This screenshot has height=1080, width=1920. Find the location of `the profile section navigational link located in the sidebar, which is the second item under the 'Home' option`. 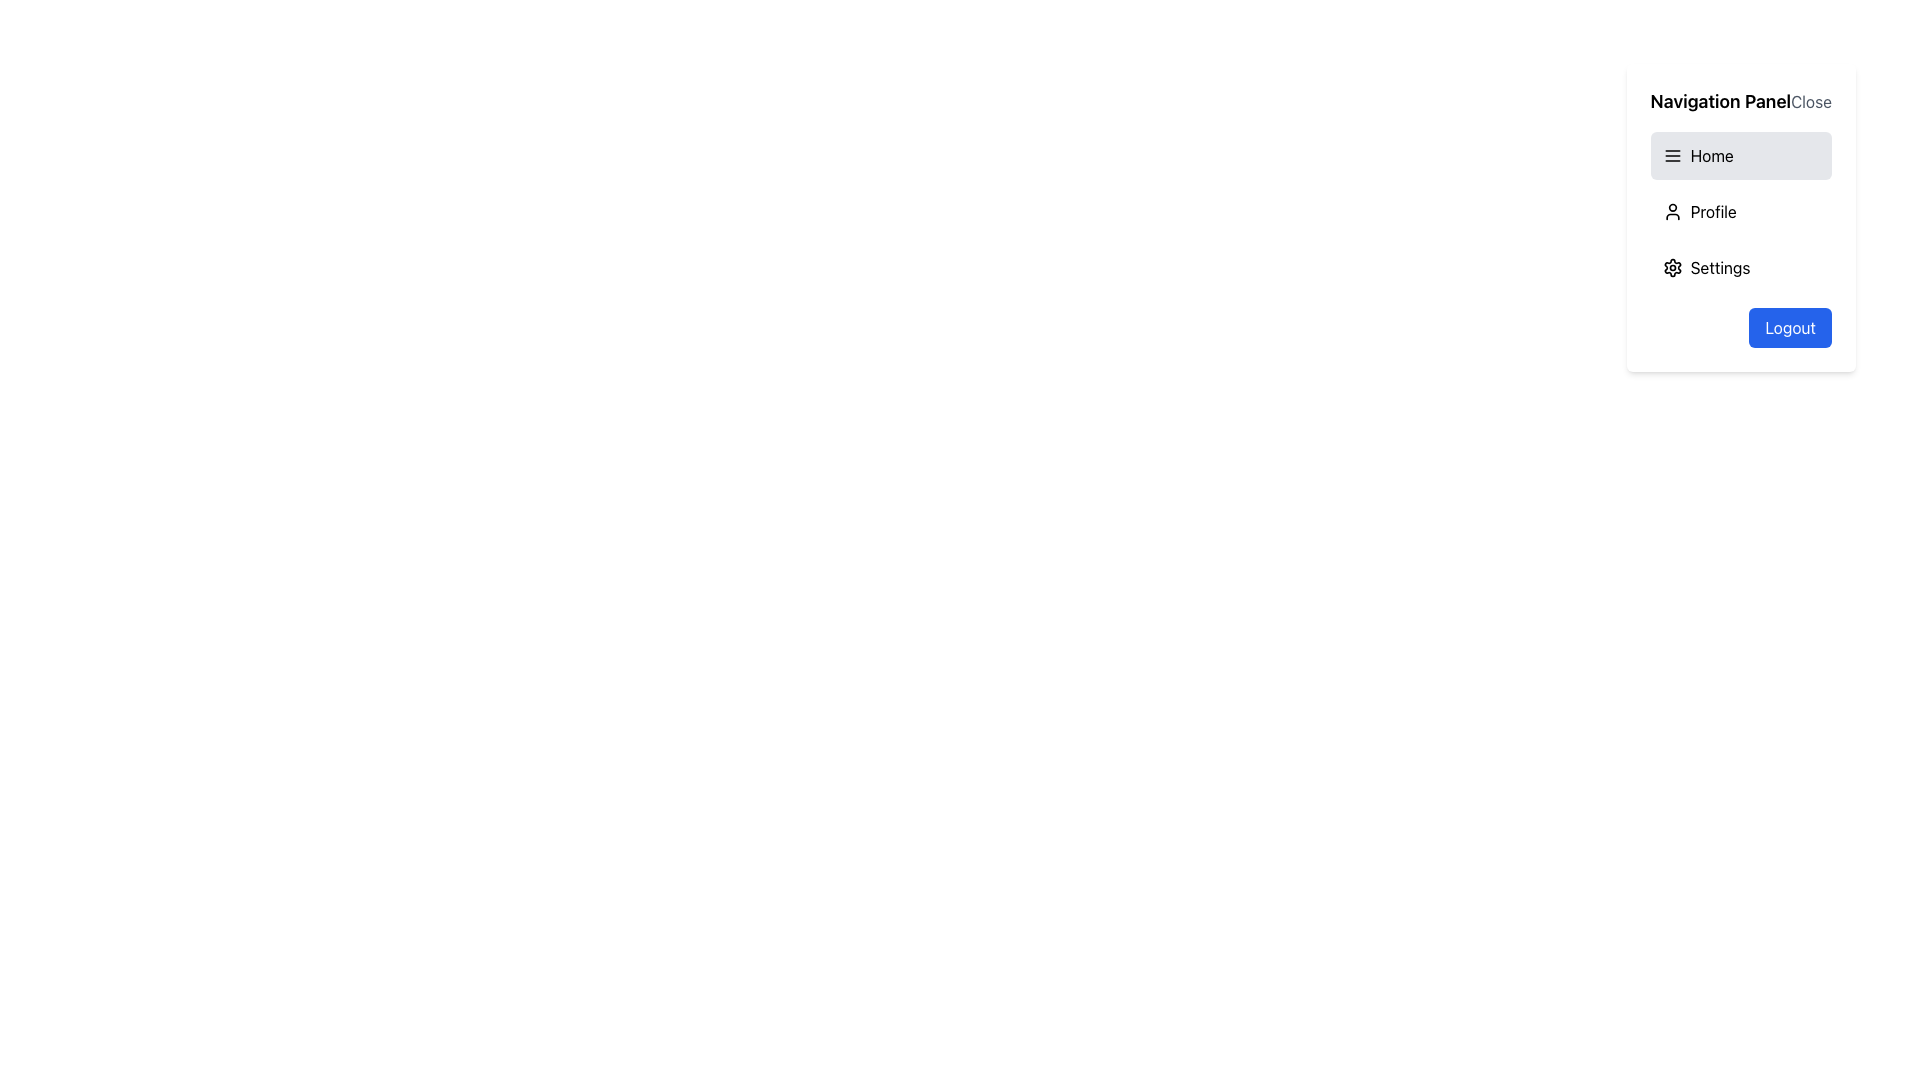

the profile section navigational link located in the sidebar, which is the second item under the 'Home' option is located at coordinates (1740, 212).